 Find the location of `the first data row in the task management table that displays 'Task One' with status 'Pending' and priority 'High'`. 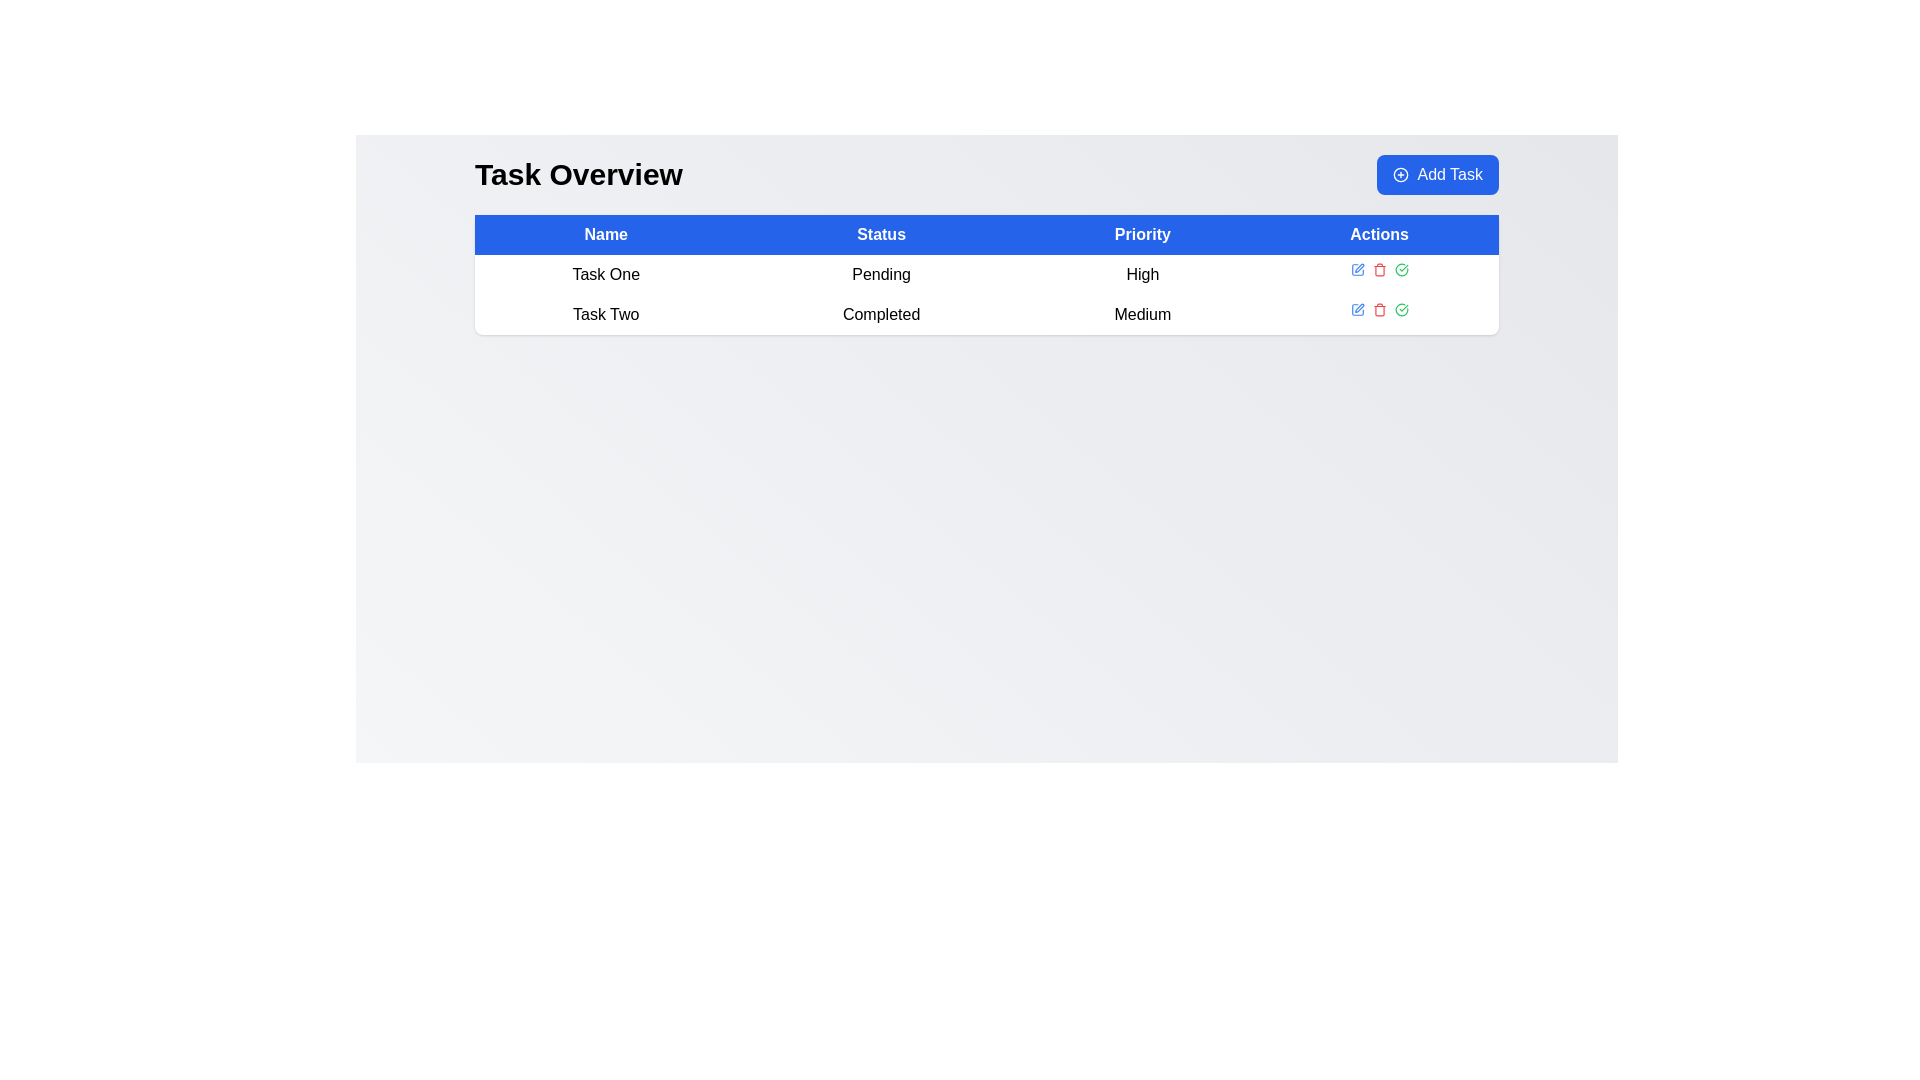

the first data row in the task management table that displays 'Task One' with status 'Pending' and priority 'High' is located at coordinates (987, 294).